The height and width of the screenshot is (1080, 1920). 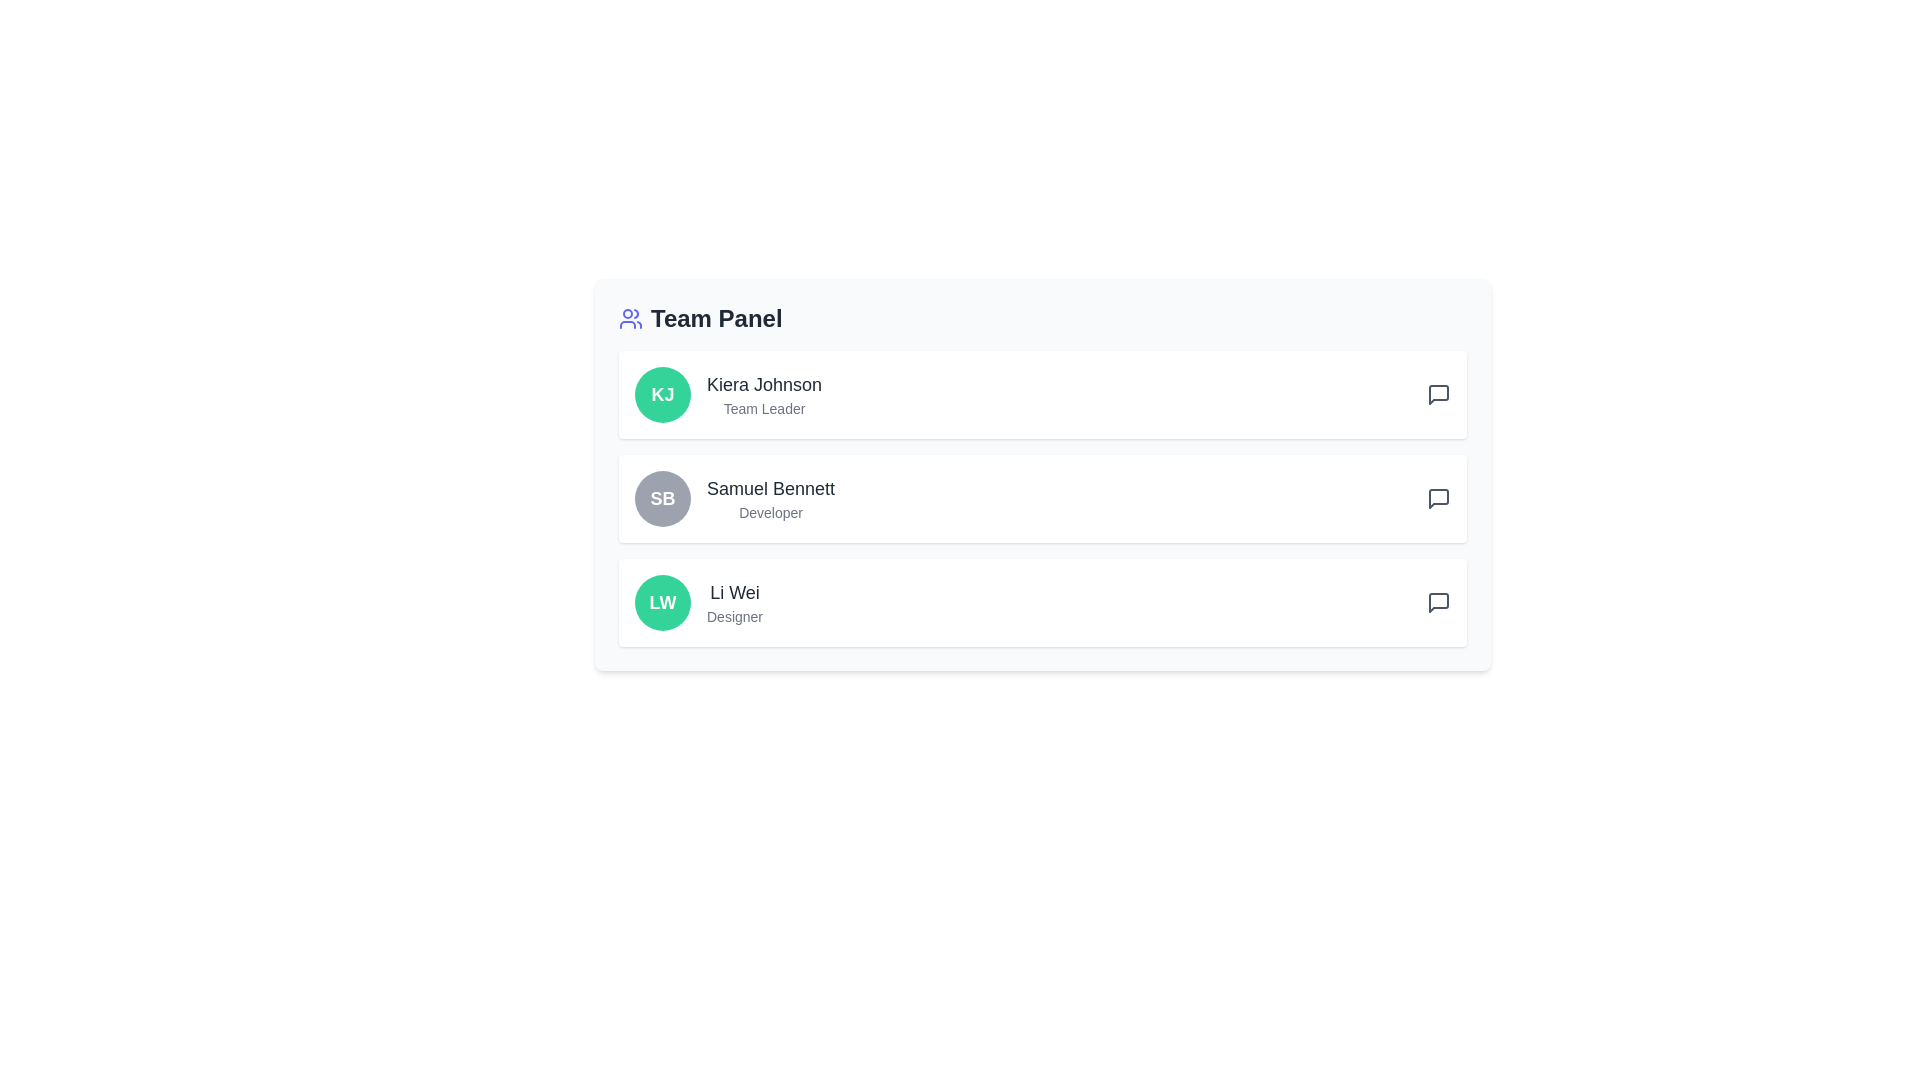 I want to click on the card containing the initials 'SB', the name 'Samuel Bennett', and the title 'Developer', which is the second card in a vertically stacked list, so click(x=1041, y=497).